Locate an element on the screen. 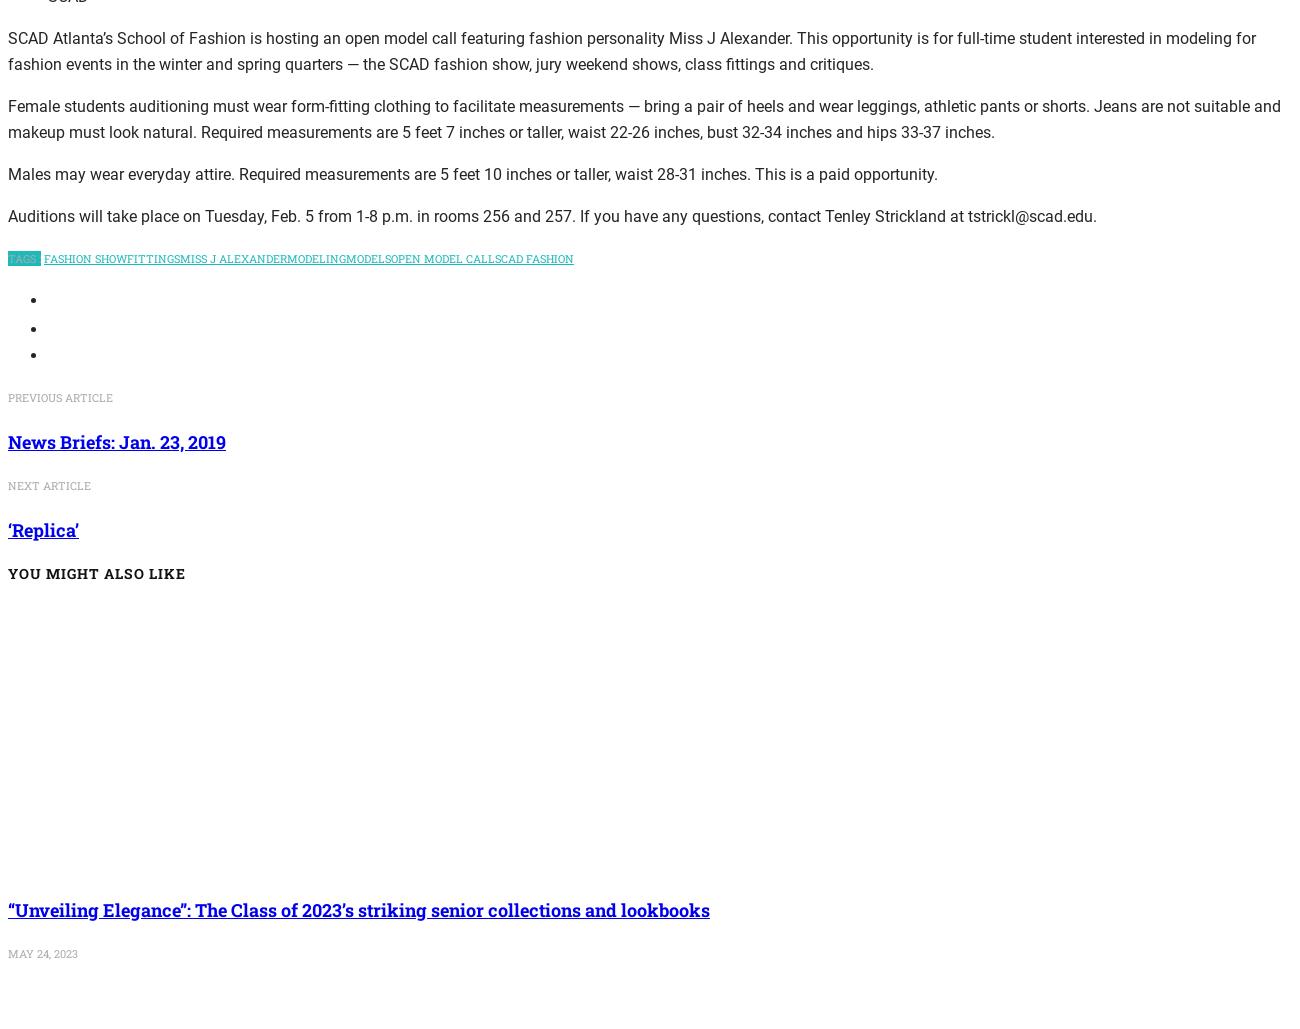 The width and height of the screenshot is (1300, 1029). 'modeling' is located at coordinates (316, 256).